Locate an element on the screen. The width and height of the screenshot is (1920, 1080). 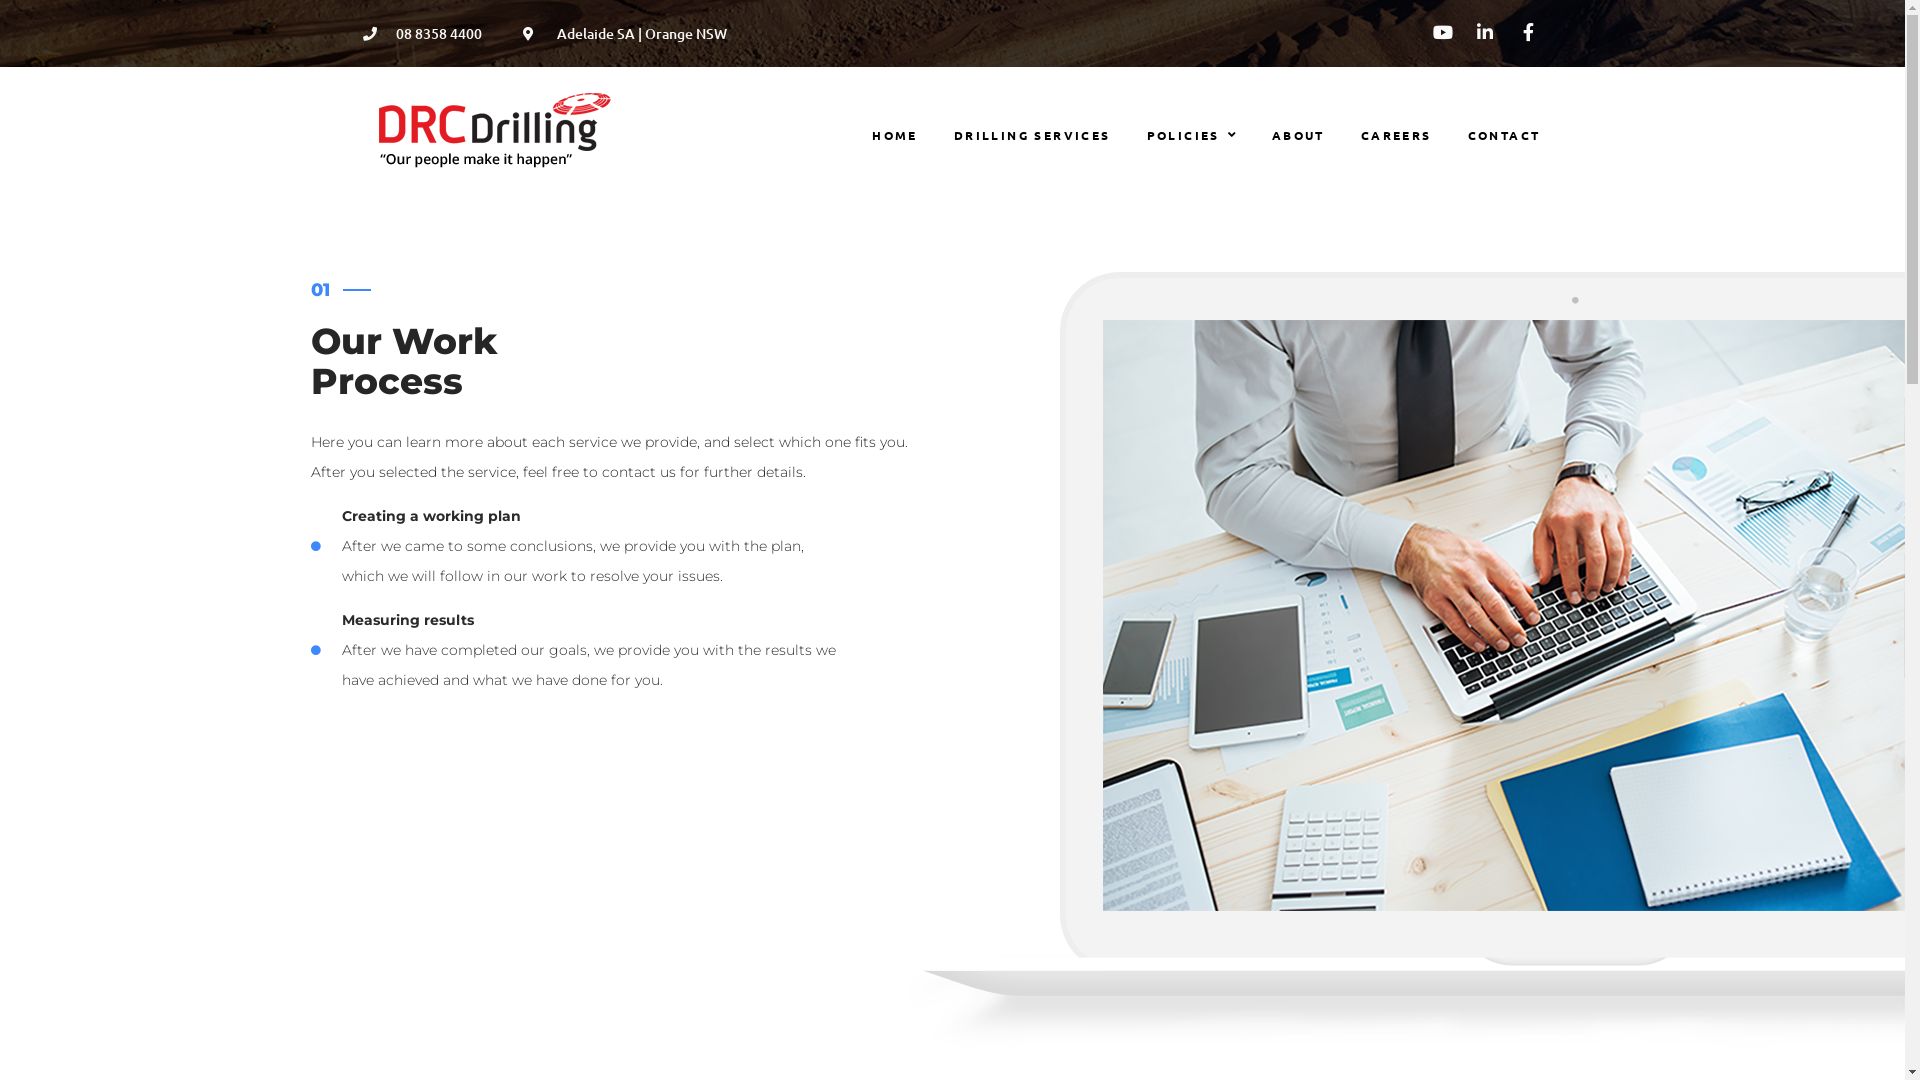
'DRILLING SERVICES' is located at coordinates (1032, 135).